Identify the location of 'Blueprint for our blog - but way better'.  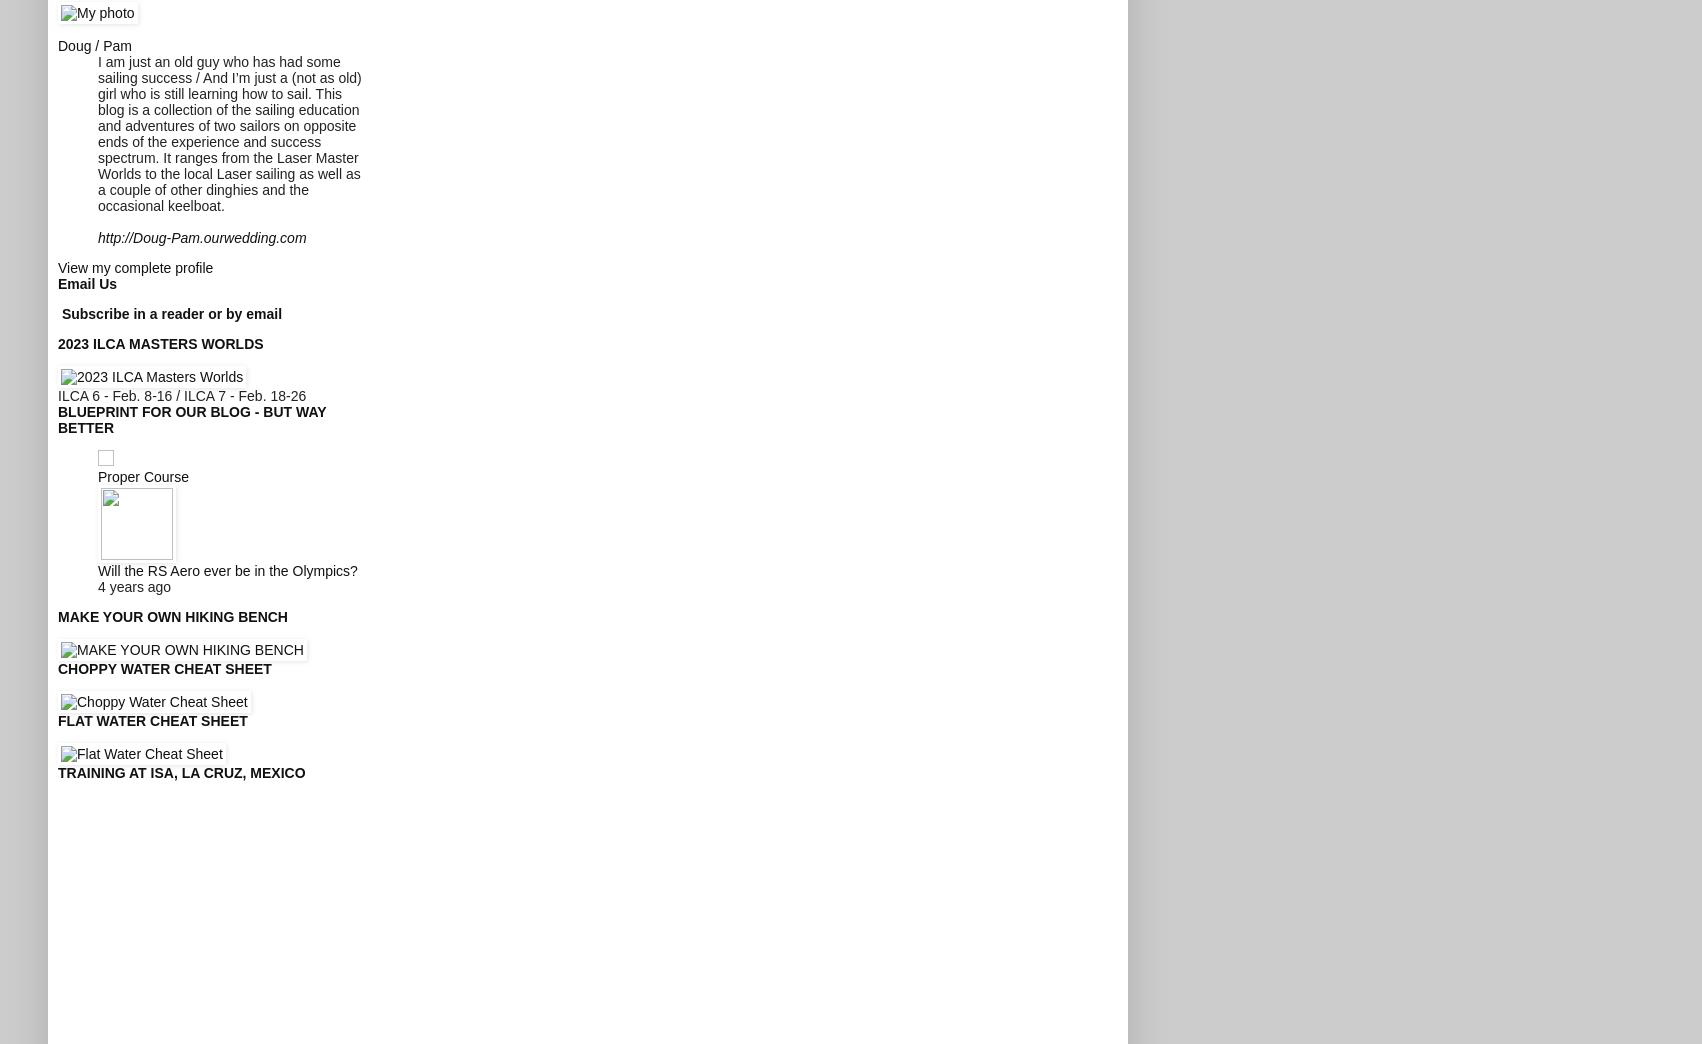
(190, 417).